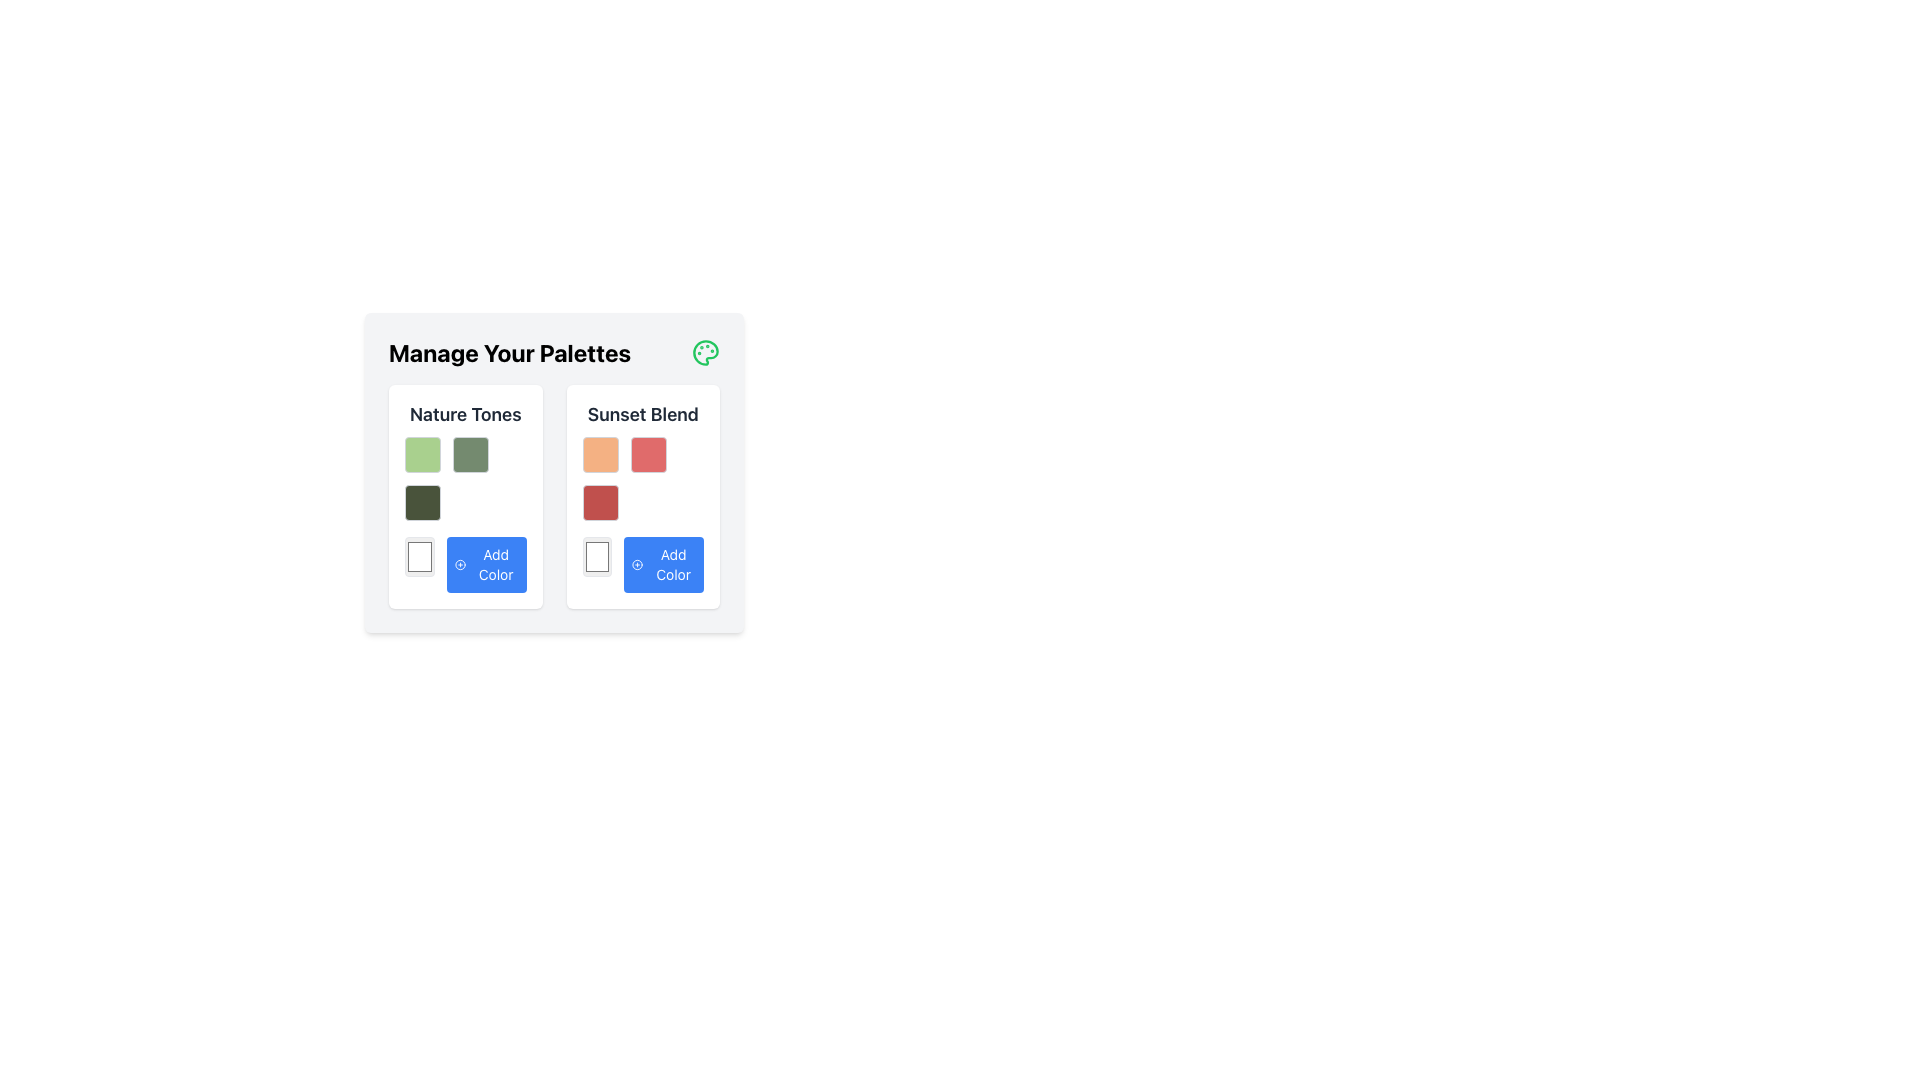 Image resolution: width=1920 pixels, height=1080 pixels. Describe the element at coordinates (599, 501) in the screenshot. I see `to select the third visual color tile in the 'Sunset Blend' palette, which is located below the orange and pink squares` at that location.